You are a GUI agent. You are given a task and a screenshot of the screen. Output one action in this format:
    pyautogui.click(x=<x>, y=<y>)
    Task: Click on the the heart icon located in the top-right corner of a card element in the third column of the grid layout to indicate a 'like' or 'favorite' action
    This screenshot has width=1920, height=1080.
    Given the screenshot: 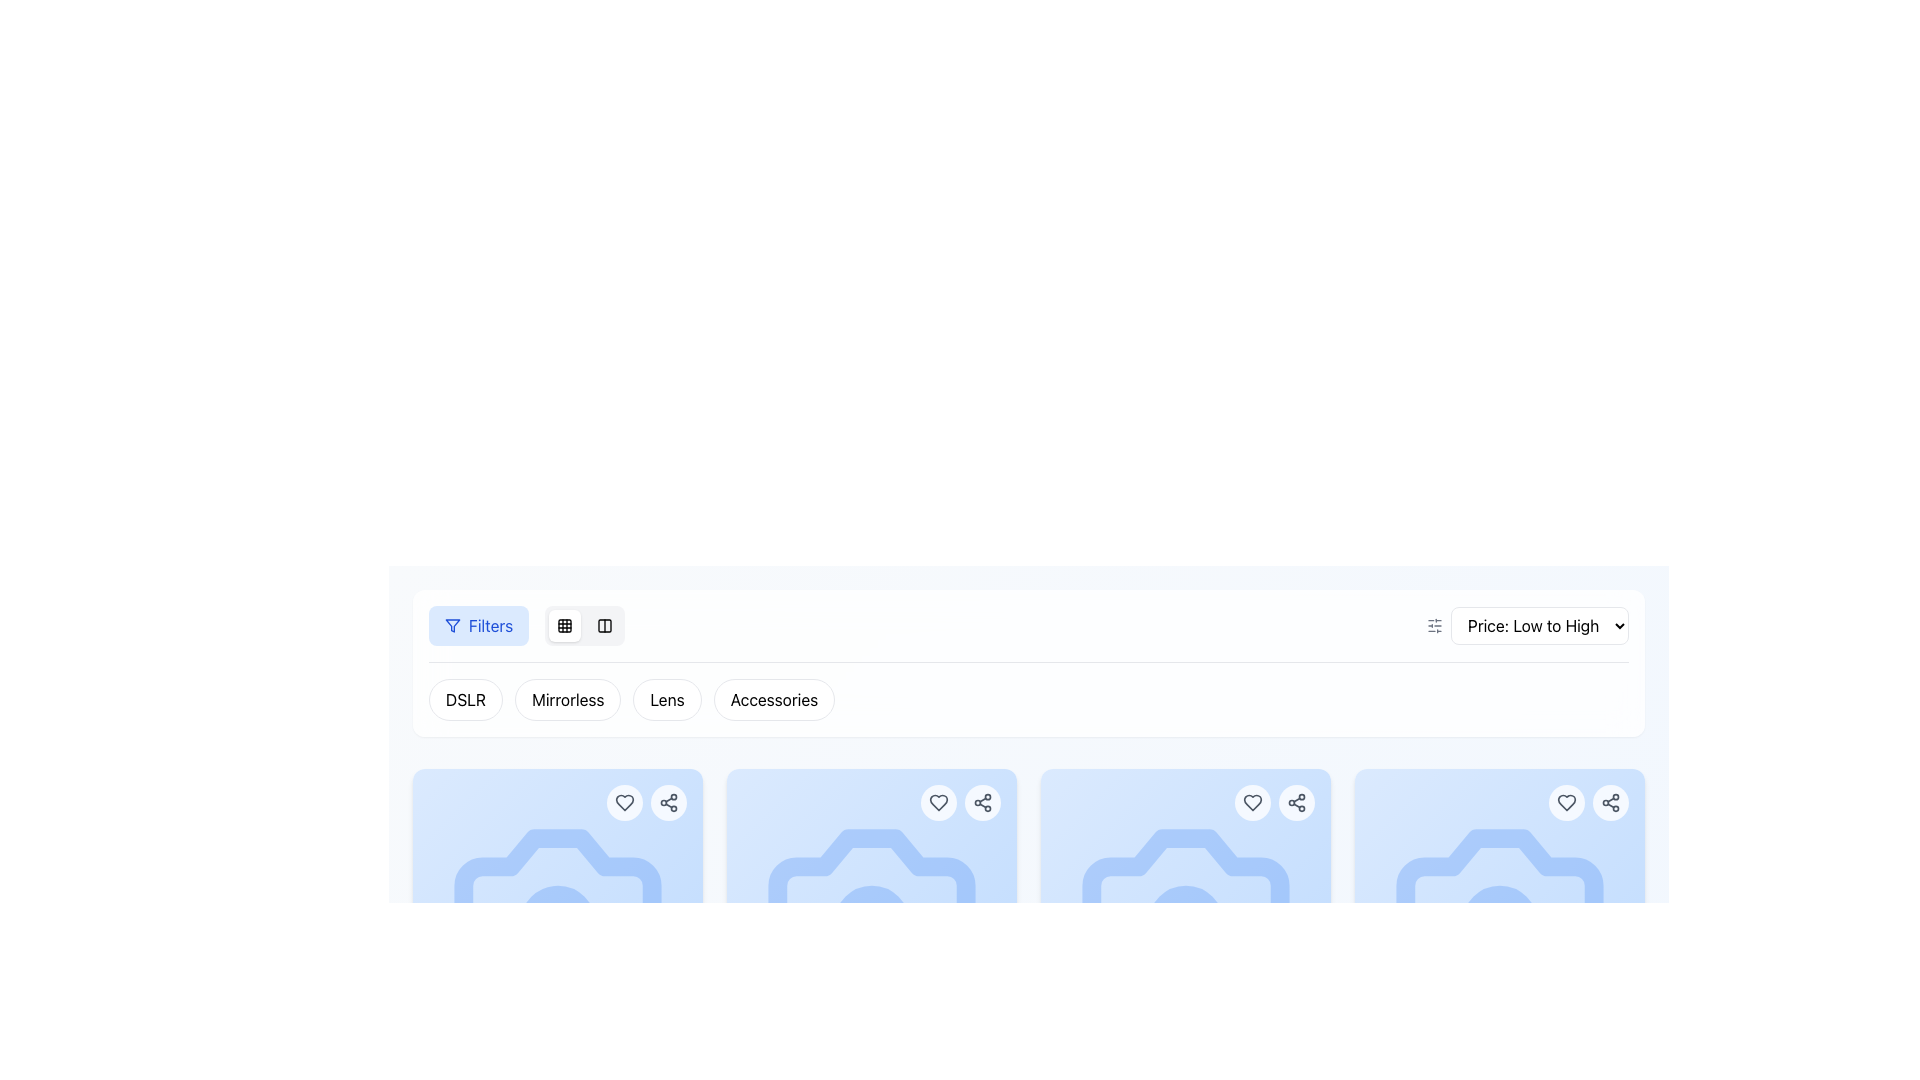 What is the action you would take?
    pyautogui.click(x=1251, y=801)
    